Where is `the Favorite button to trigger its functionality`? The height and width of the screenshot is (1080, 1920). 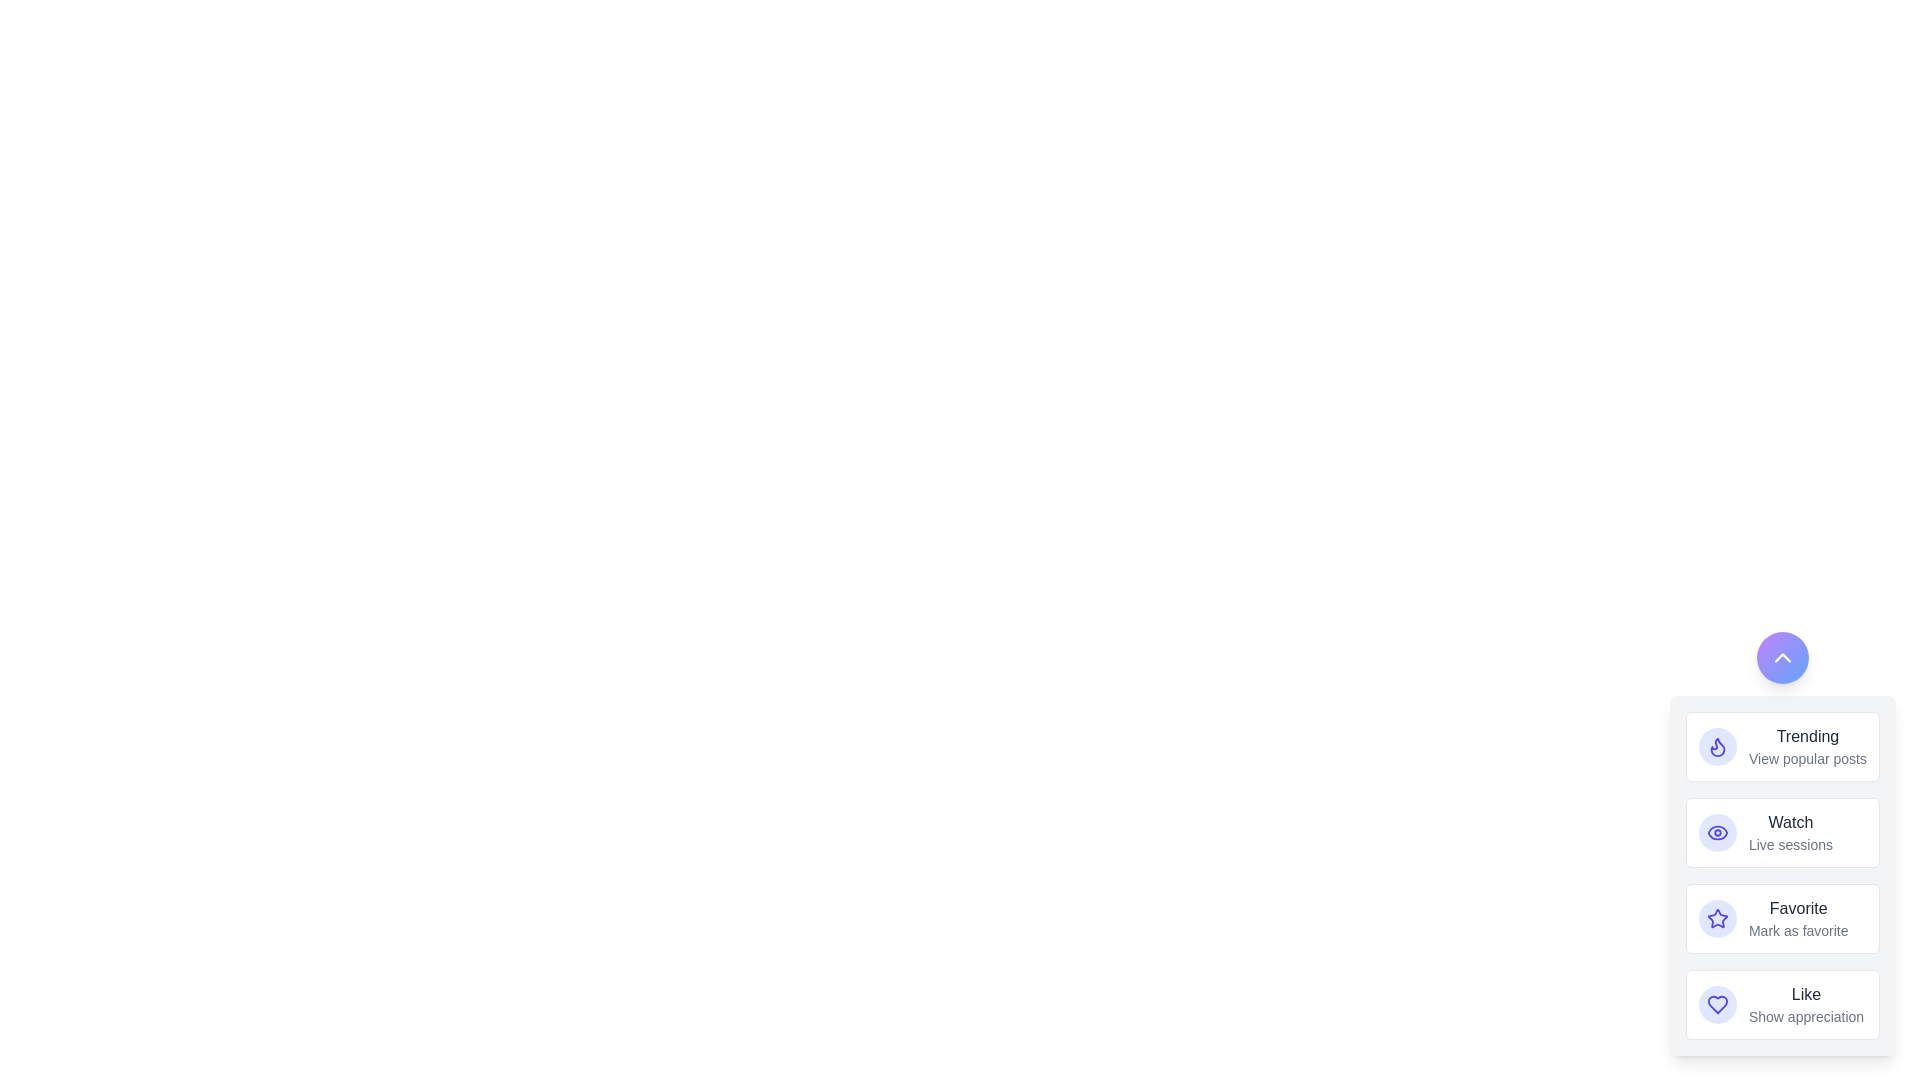
the Favorite button to trigger its functionality is located at coordinates (1717, 918).